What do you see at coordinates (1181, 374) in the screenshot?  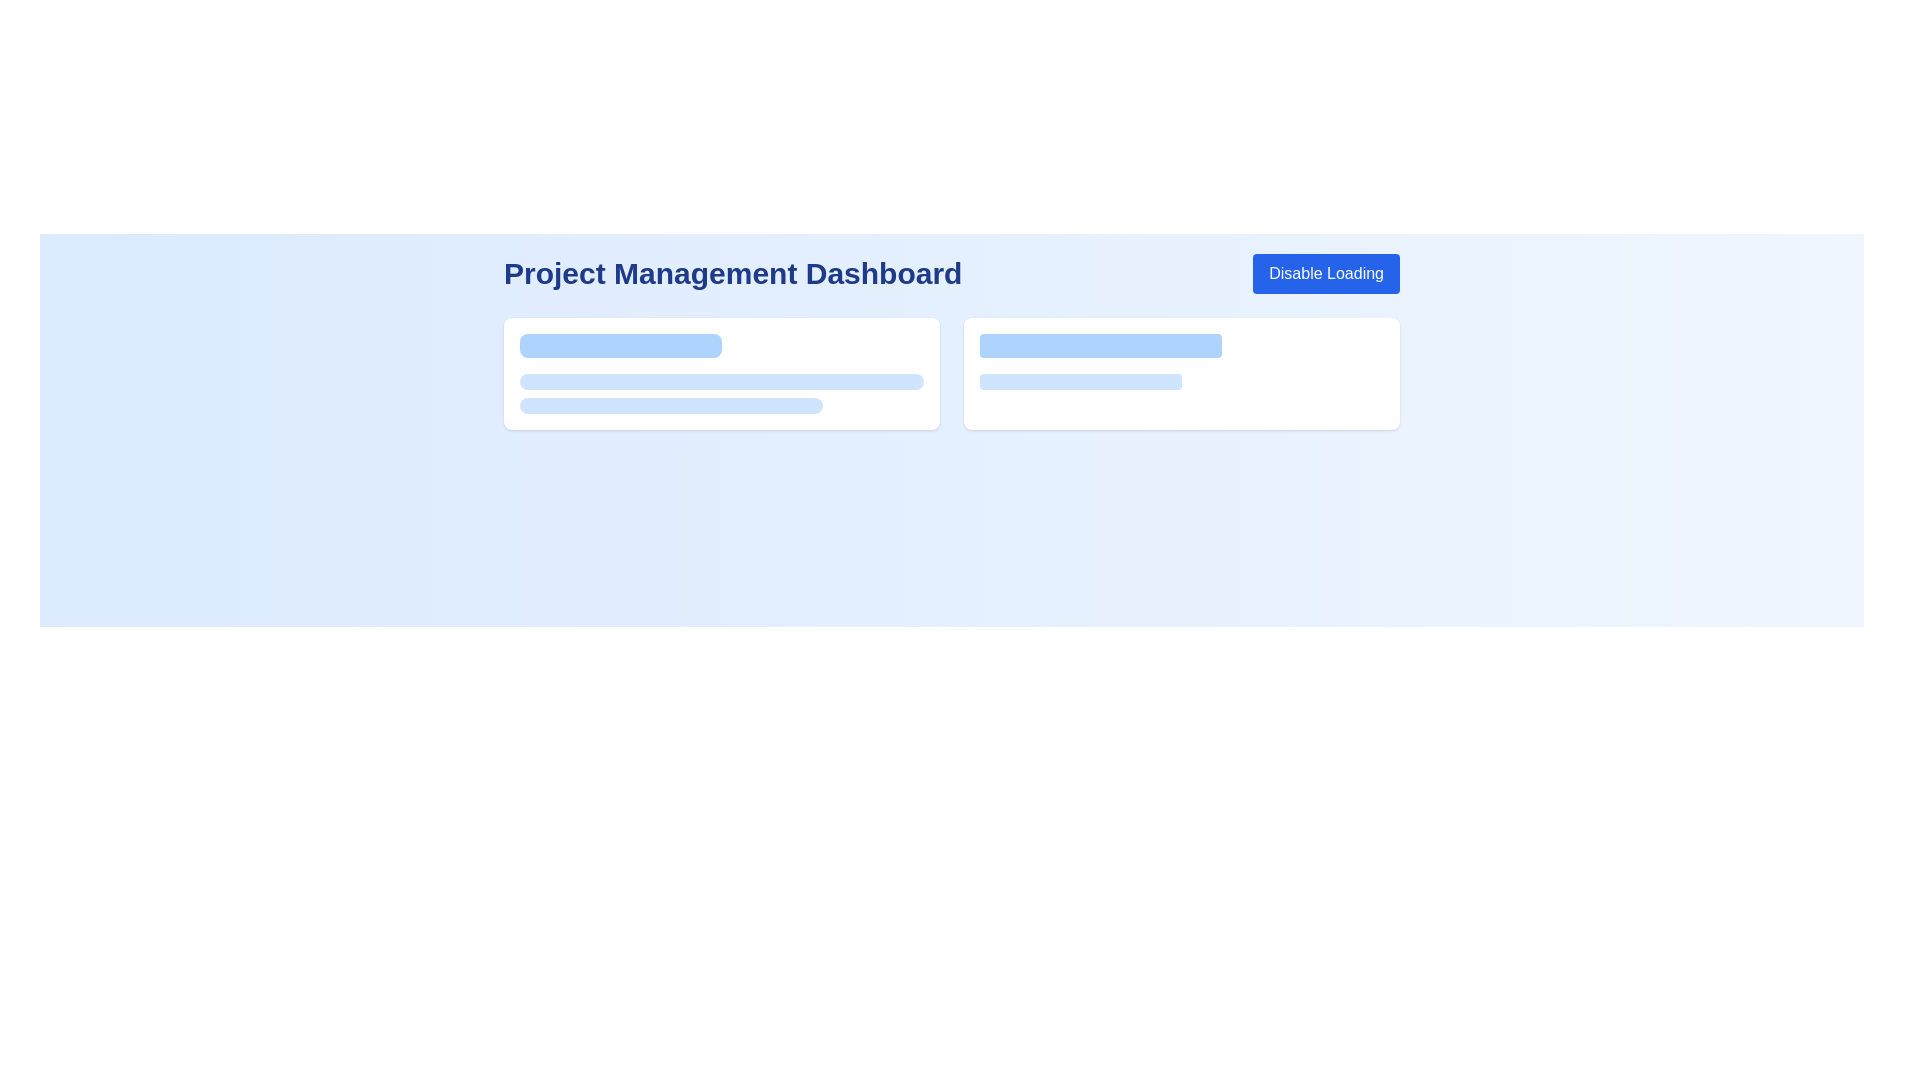 I see `the card component located in the right column of the layout, which has a white background and blue horizontal bars, starting from its center point` at bounding box center [1181, 374].